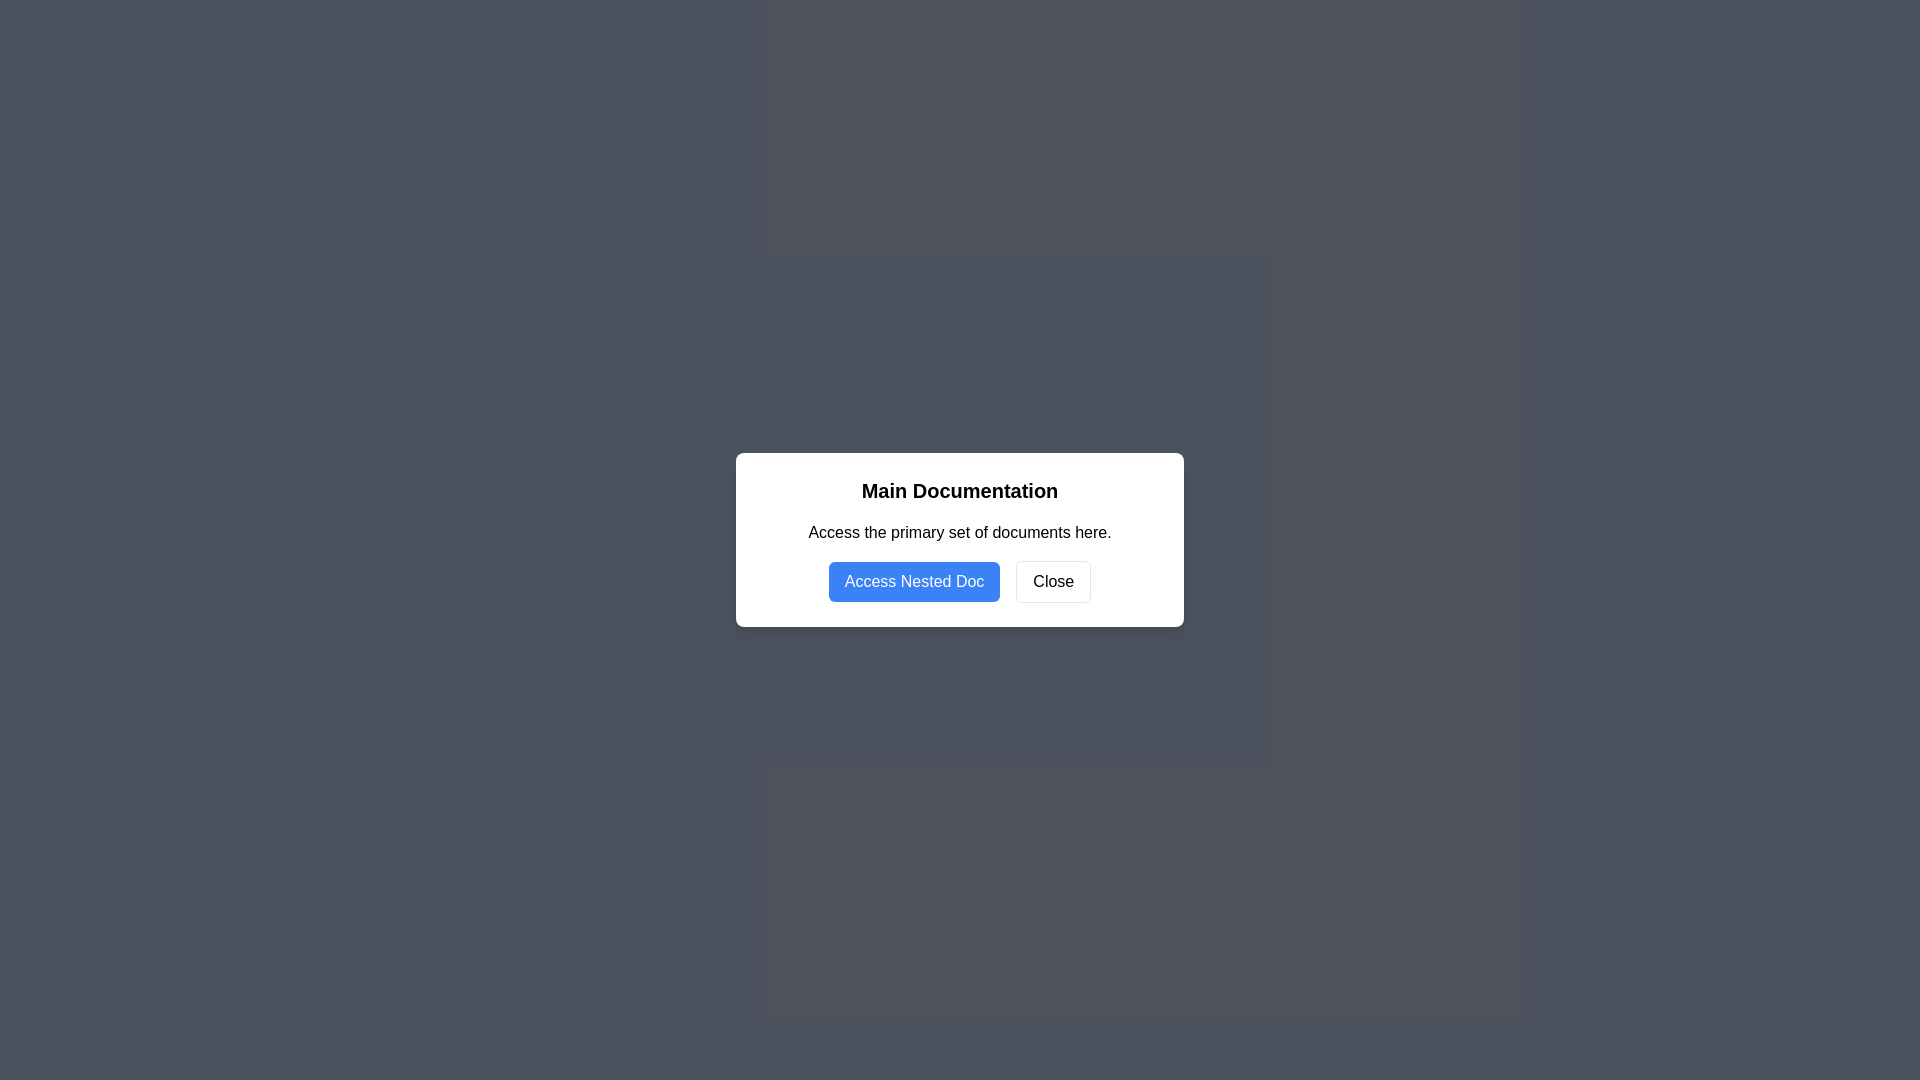  What do you see at coordinates (960, 540) in the screenshot?
I see `the descriptive text 'Access the primary set of documents here.' within the Modal box titled 'Main Documentation' to read it` at bounding box center [960, 540].